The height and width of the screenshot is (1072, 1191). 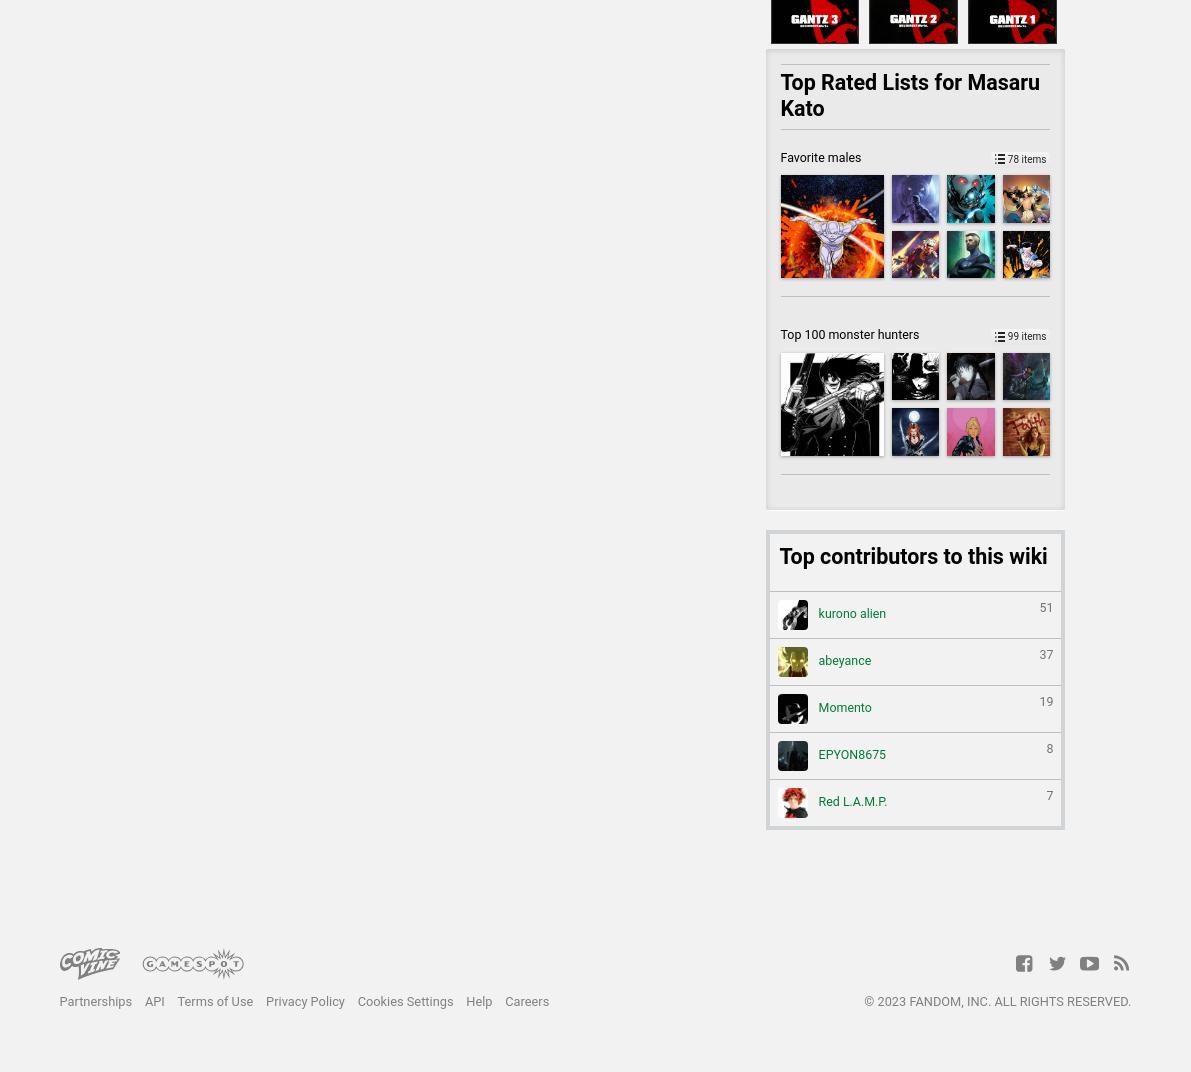 I want to click on '51', so click(x=1039, y=606).